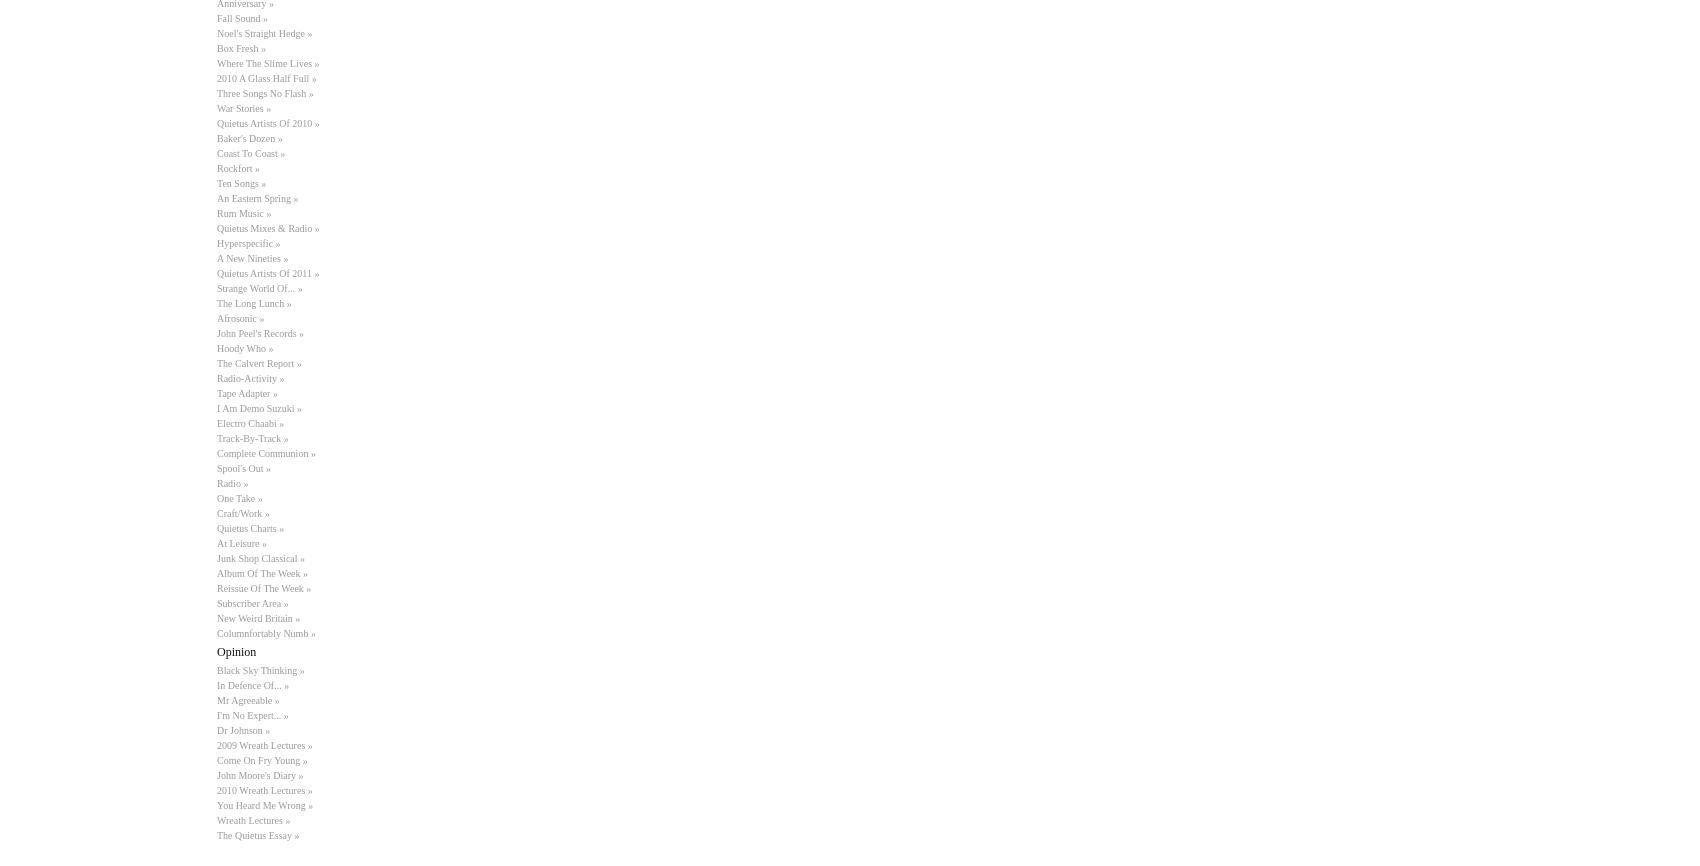 This screenshot has width=1700, height=866. What do you see at coordinates (240, 317) in the screenshot?
I see `'Afrosonic »'` at bounding box center [240, 317].